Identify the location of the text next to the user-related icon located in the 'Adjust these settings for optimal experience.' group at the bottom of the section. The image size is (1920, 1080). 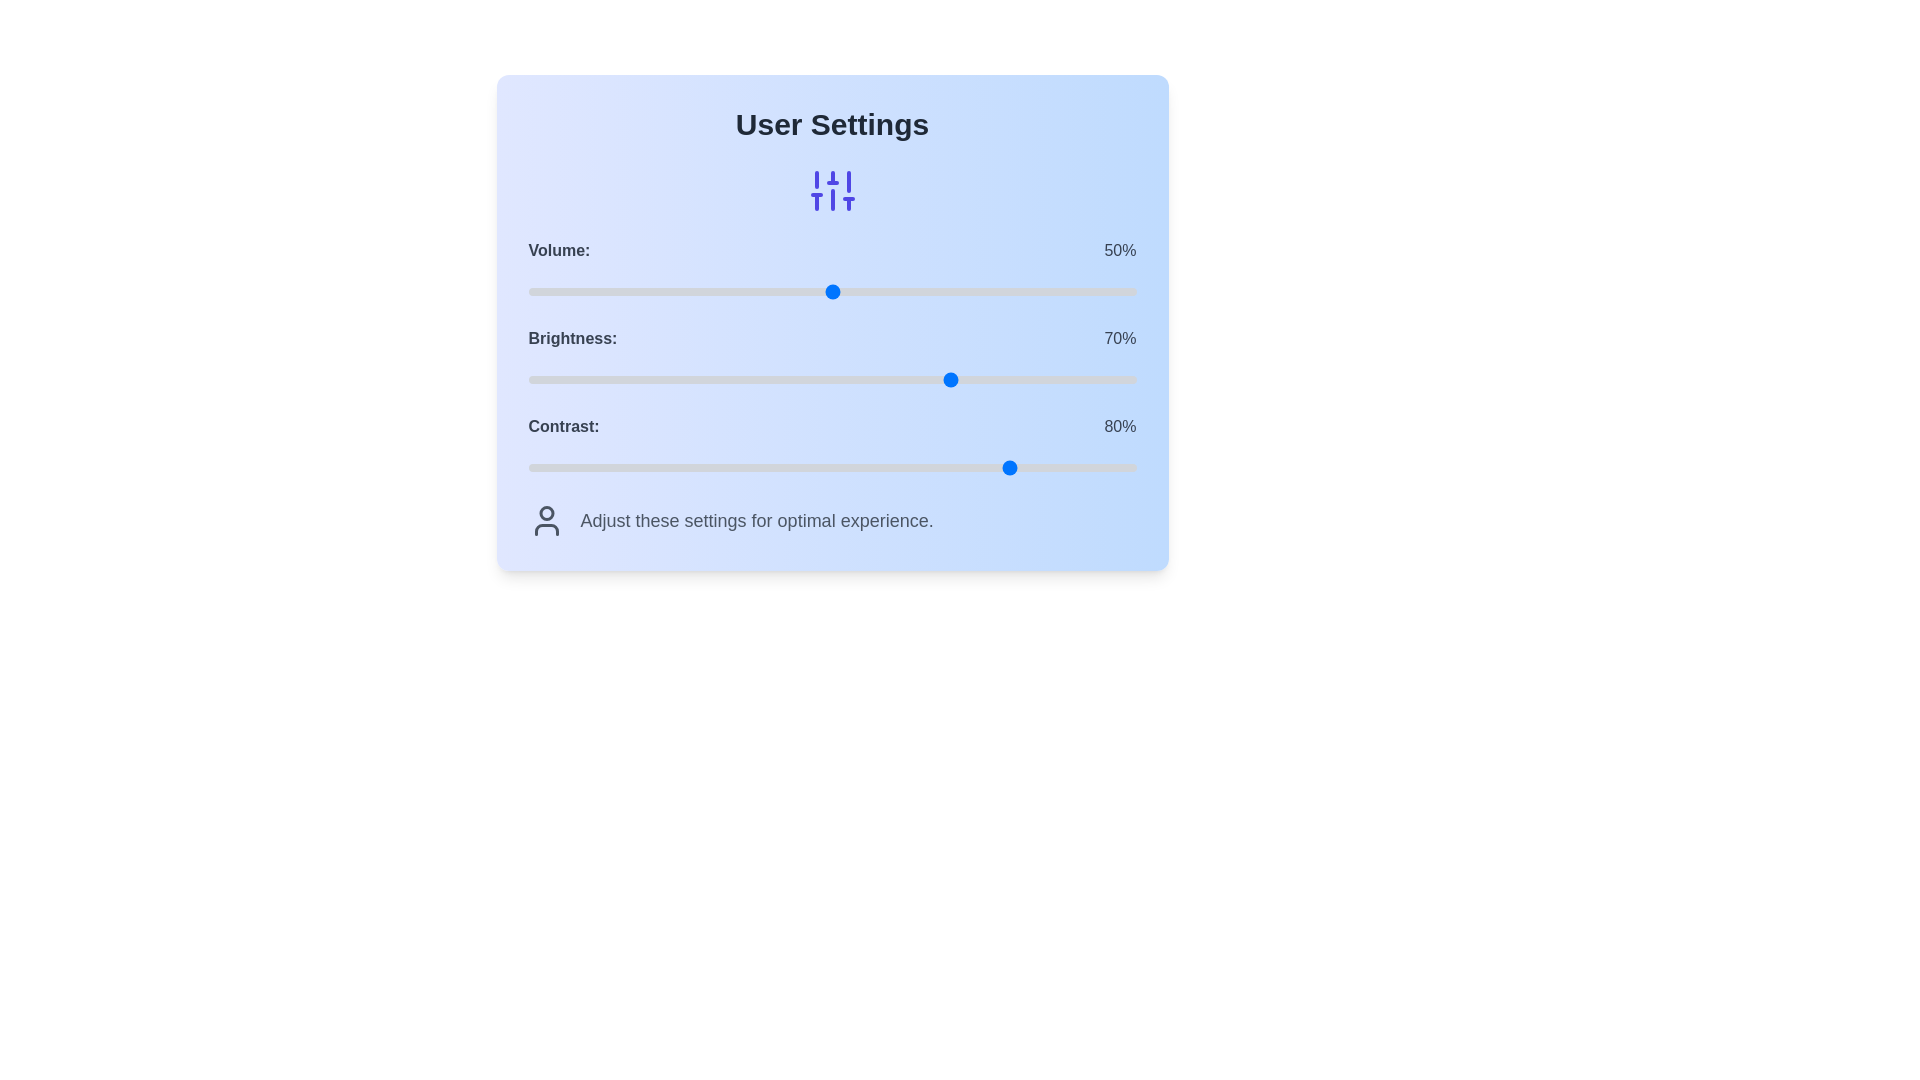
(546, 519).